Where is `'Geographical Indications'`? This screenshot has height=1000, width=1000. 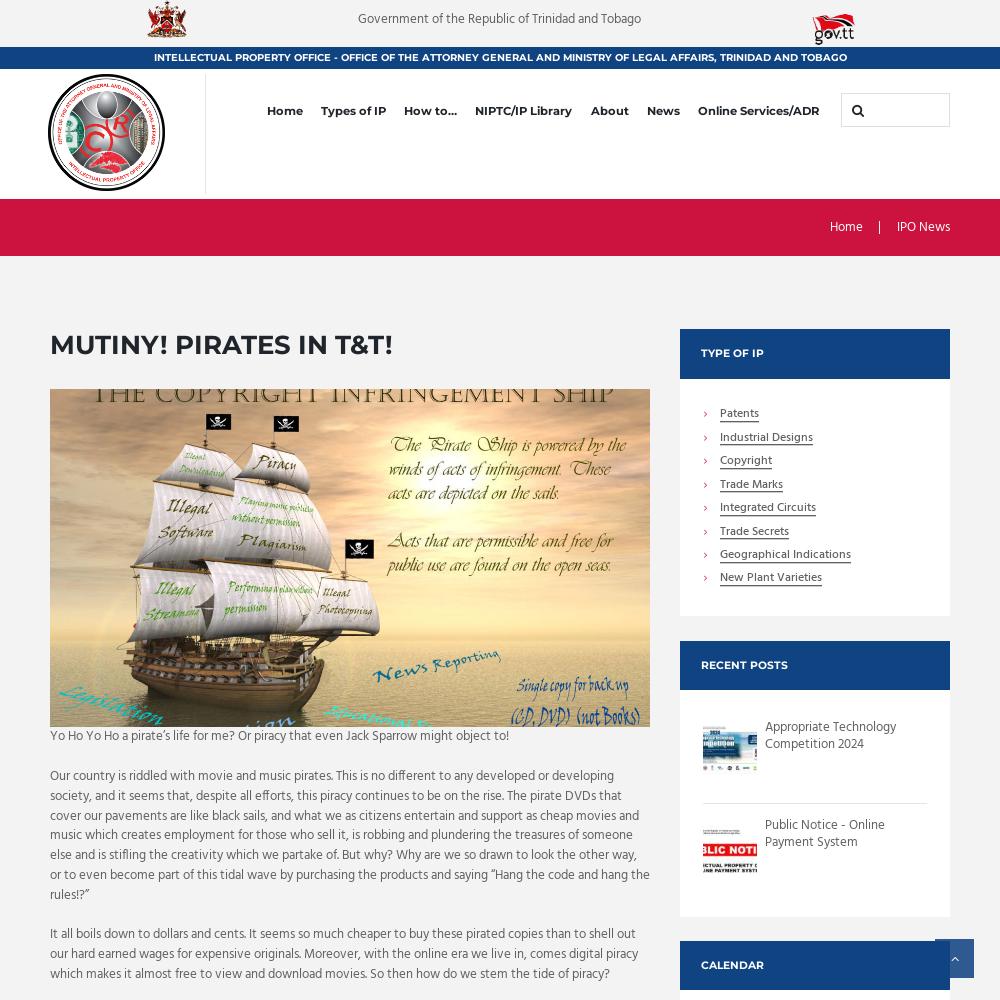
'Geographical Indications' is located at coordinates (718, 555).